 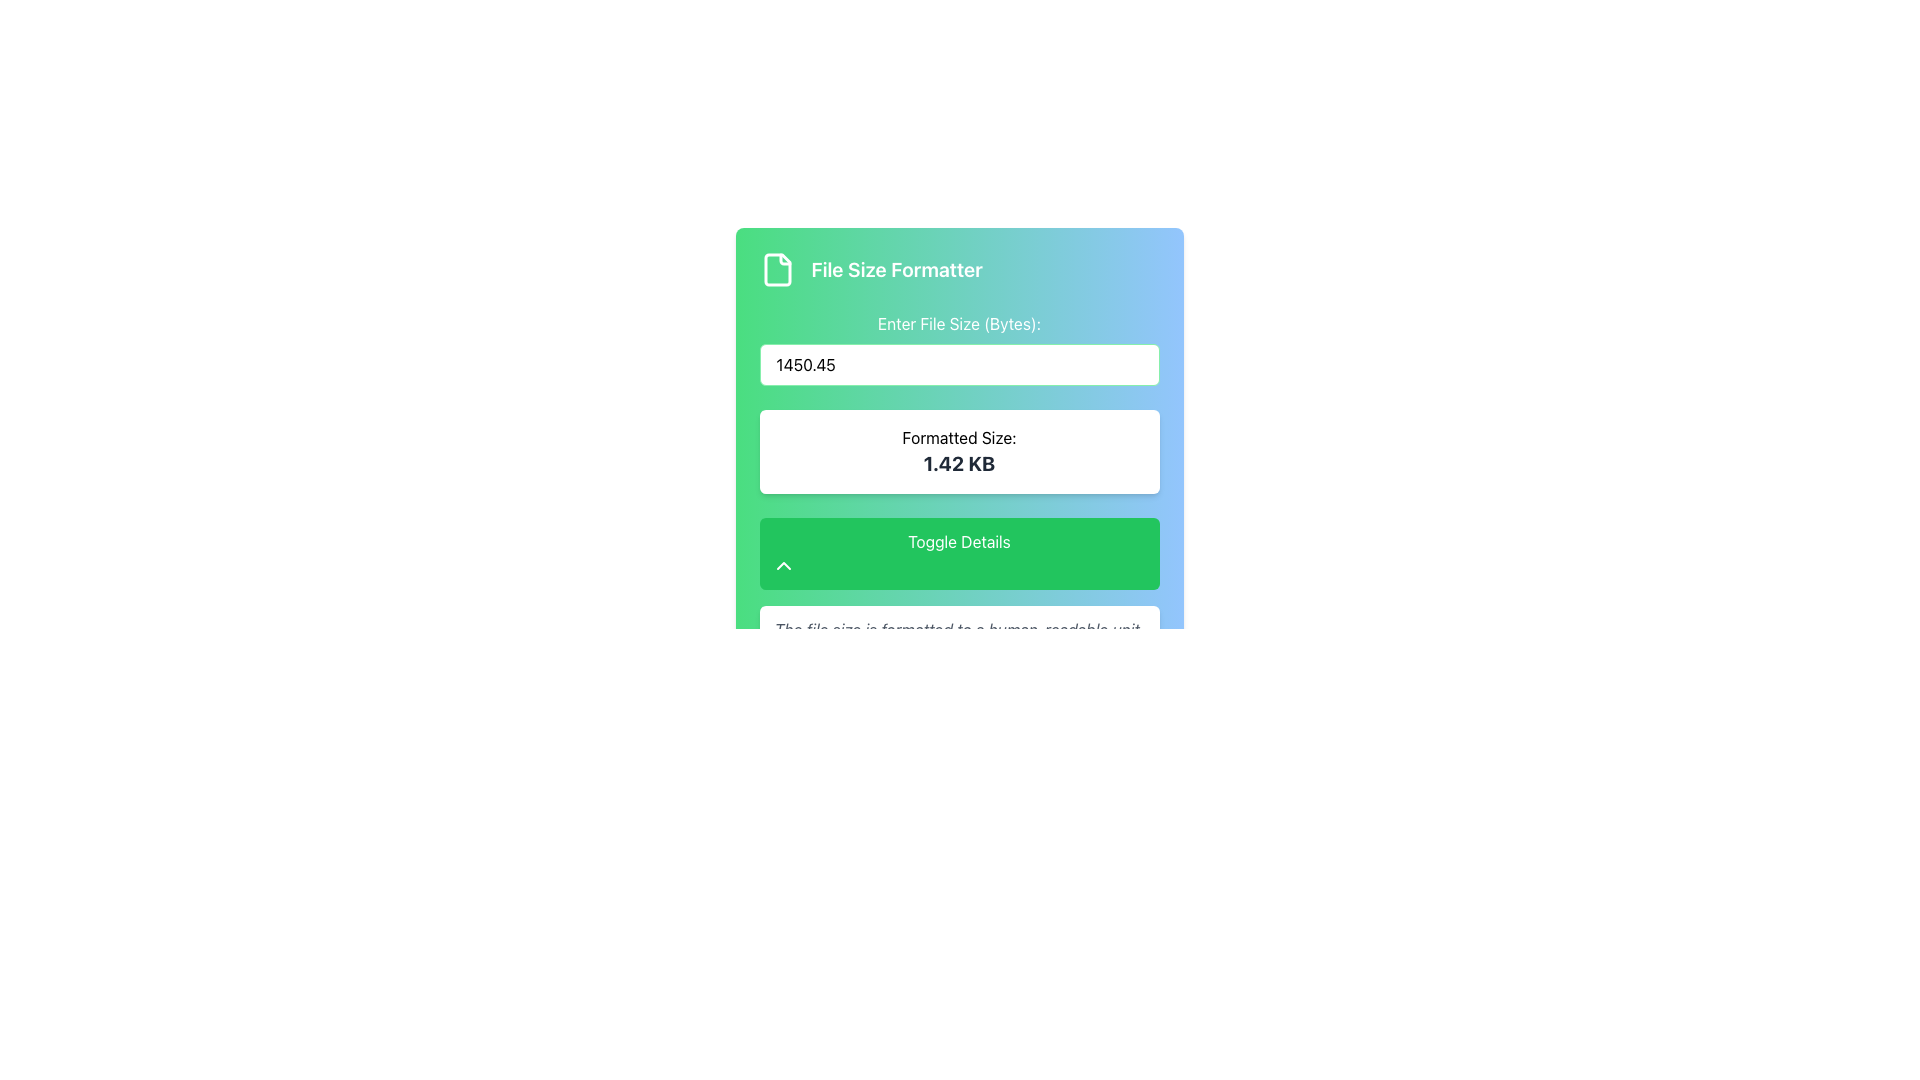 What do you see at coordinates (958, 451) in the screenshot?
I see `the Static Text Display that shows 'Formatted Size:' and '1.42 KB'` at bounding box center [958, 451].